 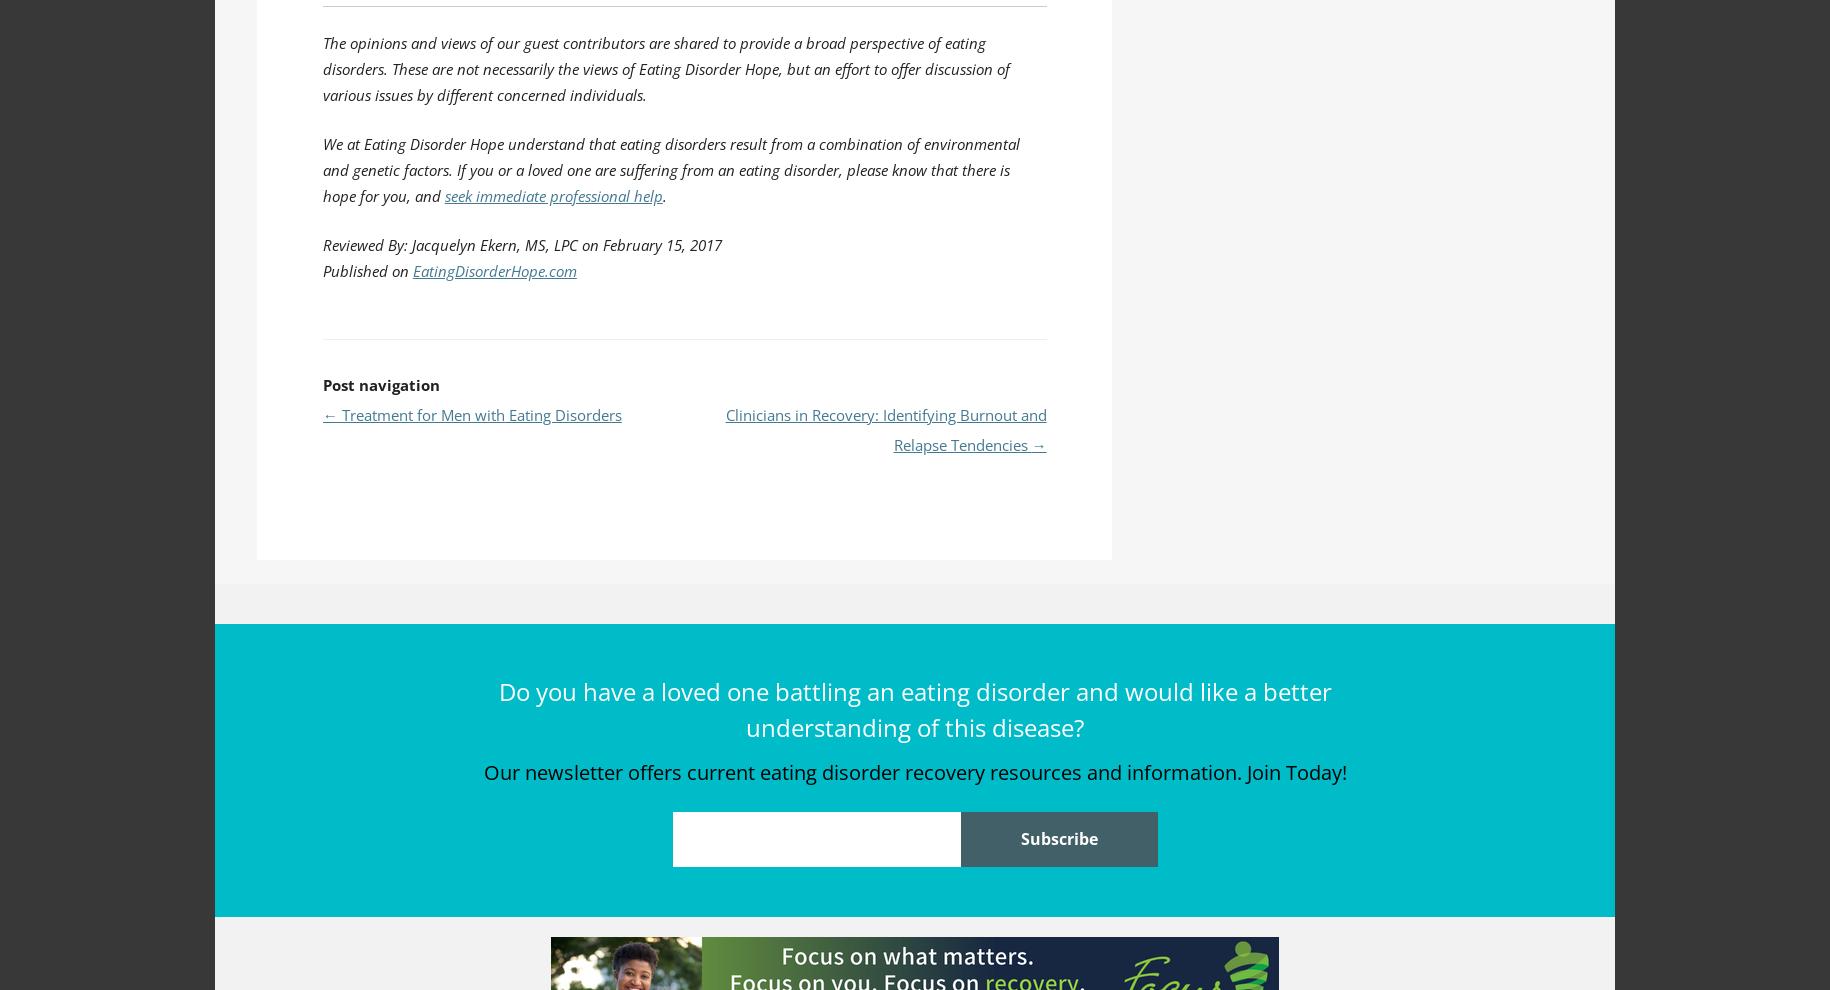 I want to click on '.', so click(x=663, y=195).